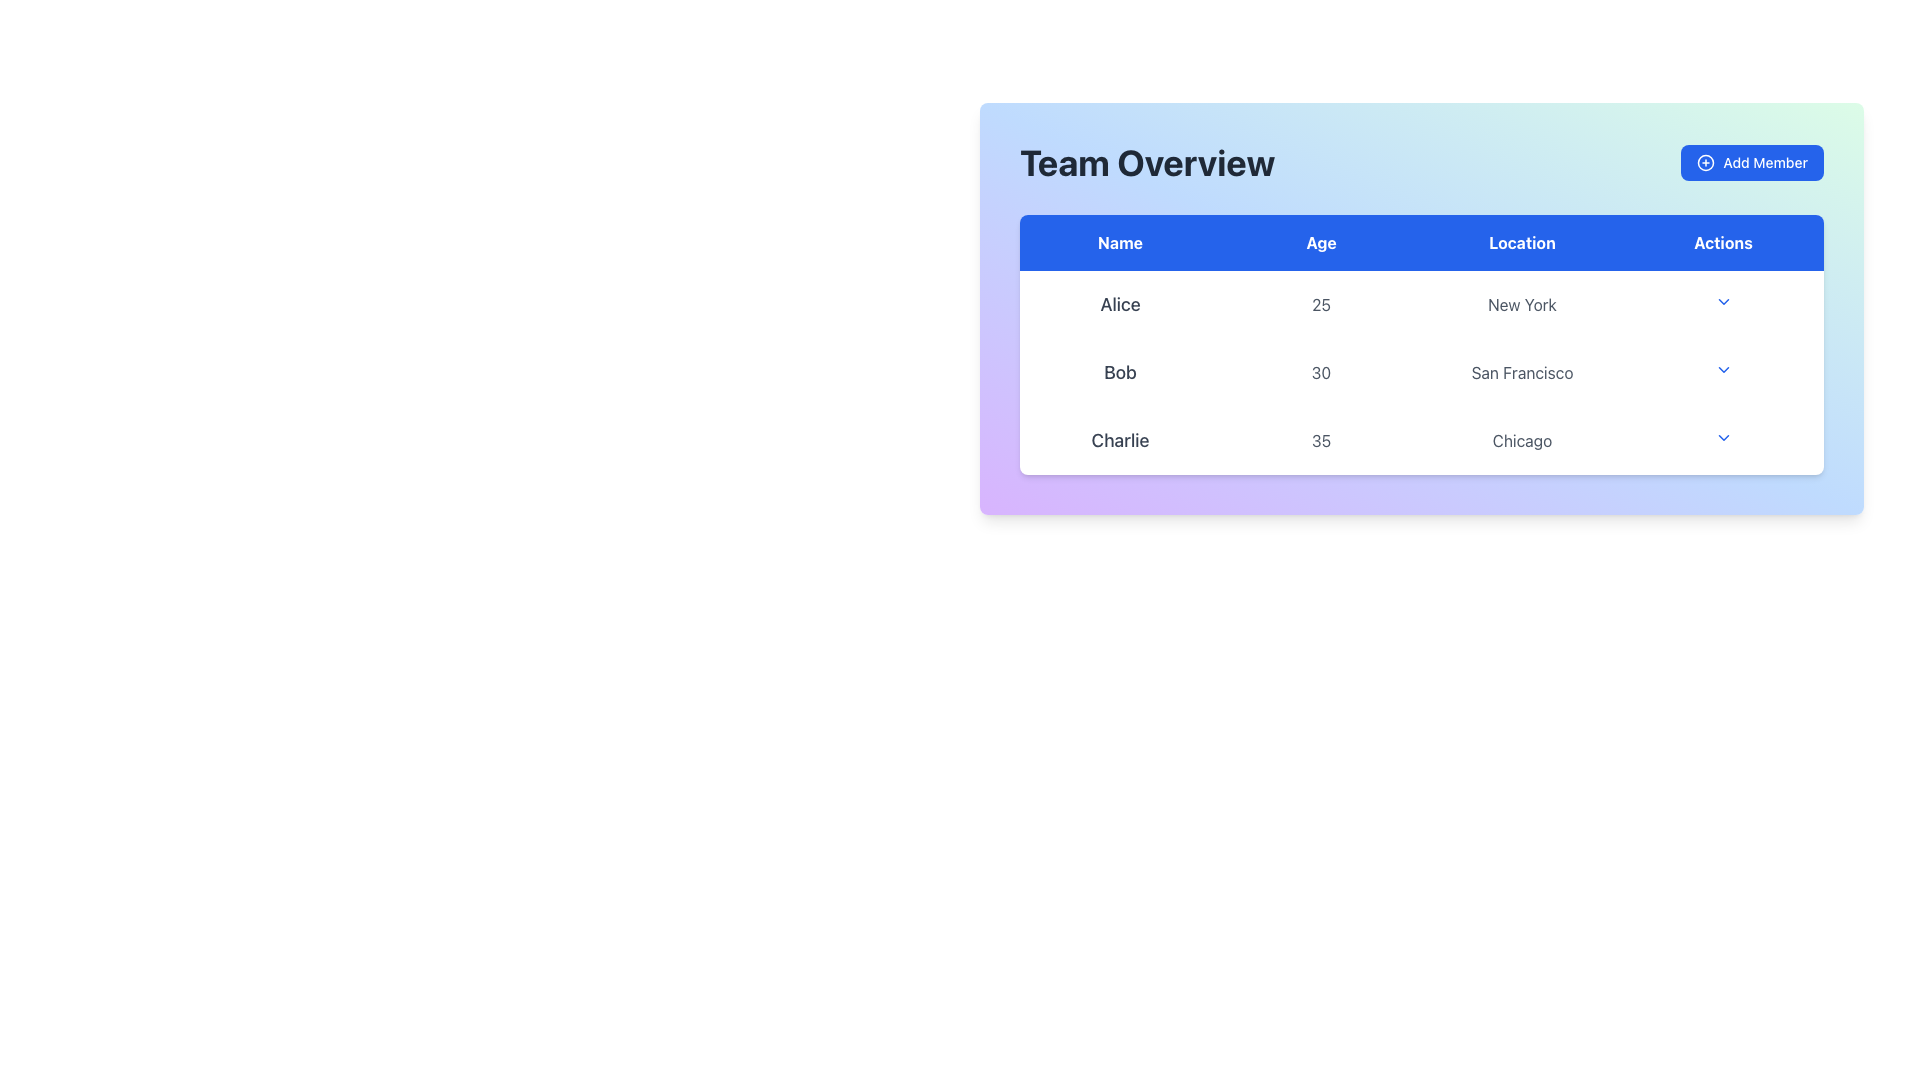 This screenshot has height=1080, width=1920. Describe the element at coordinates (1321, 304) in the screenshot. I see `the static text displaying the age information of Alice, located in the second column of the first row under the 'Age' header` at that location.